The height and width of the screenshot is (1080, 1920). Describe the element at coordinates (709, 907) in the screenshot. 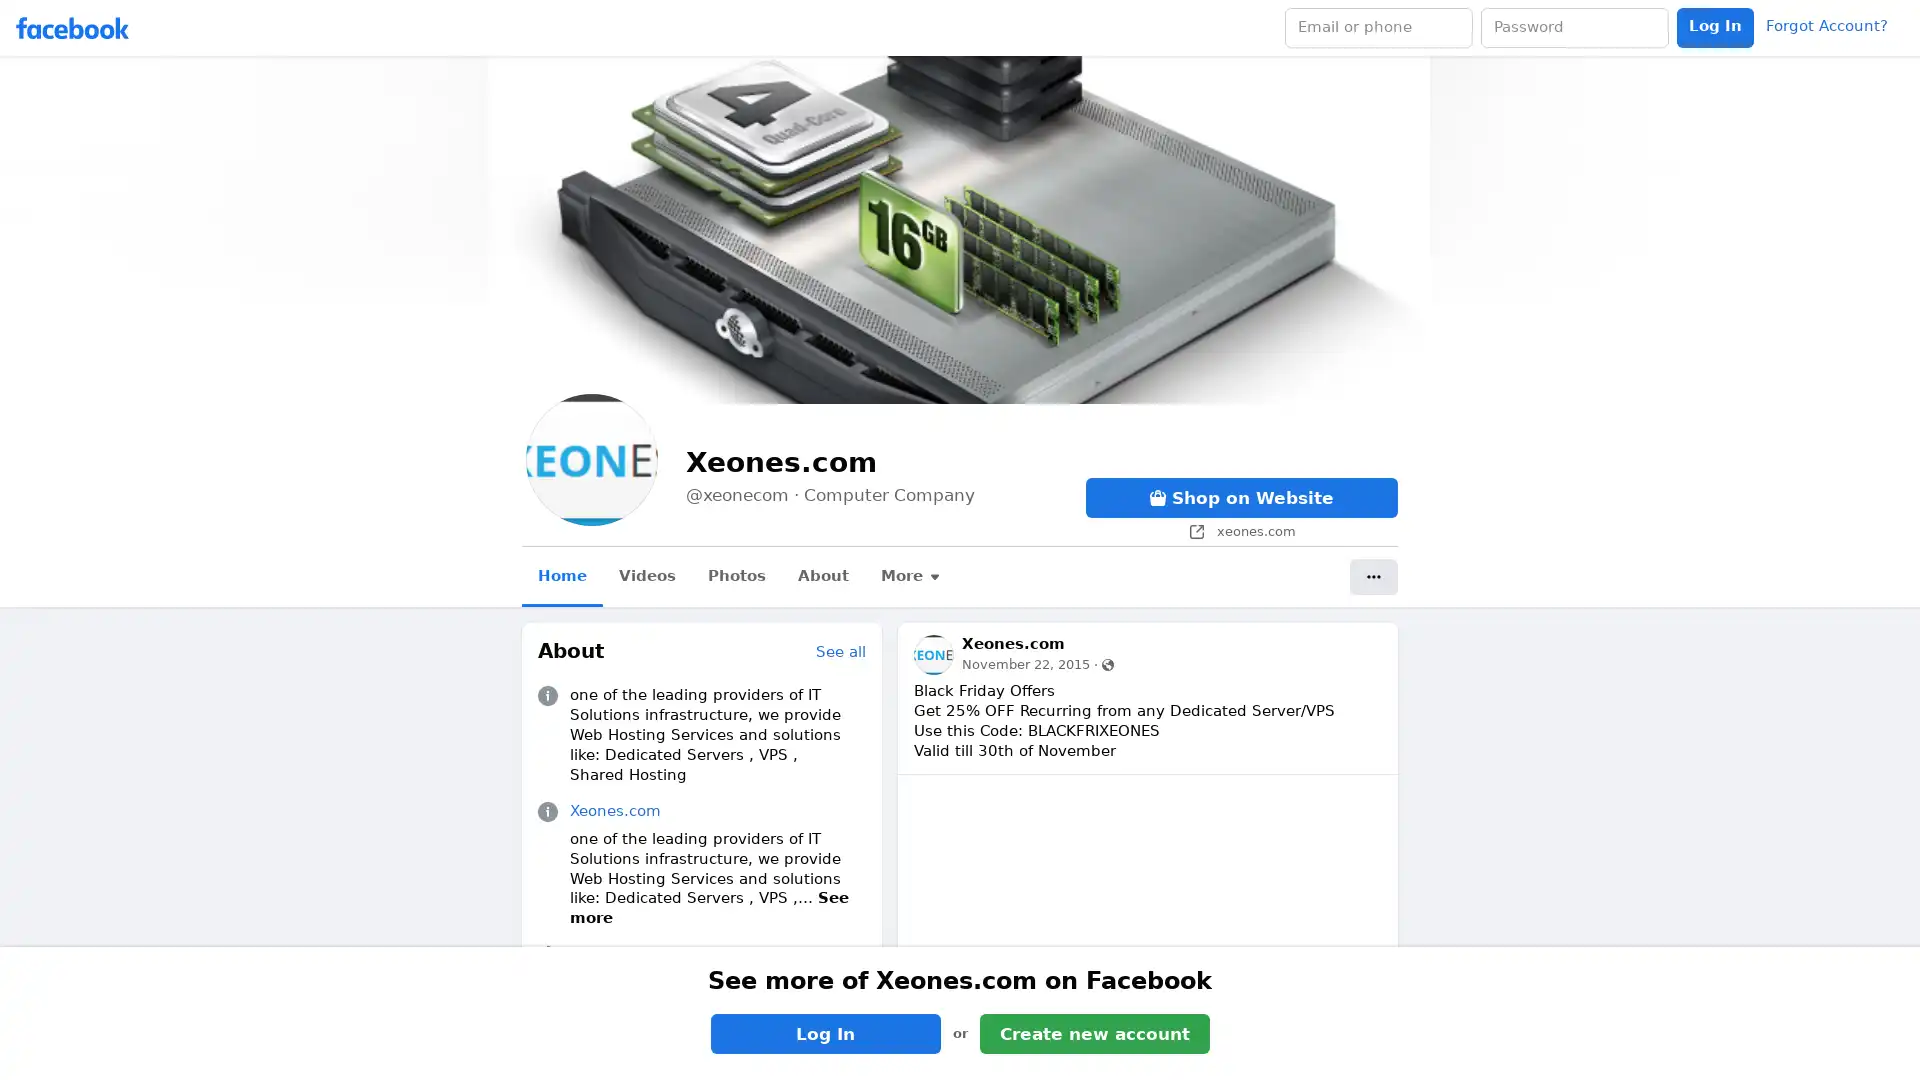

I see `See more` at that location.